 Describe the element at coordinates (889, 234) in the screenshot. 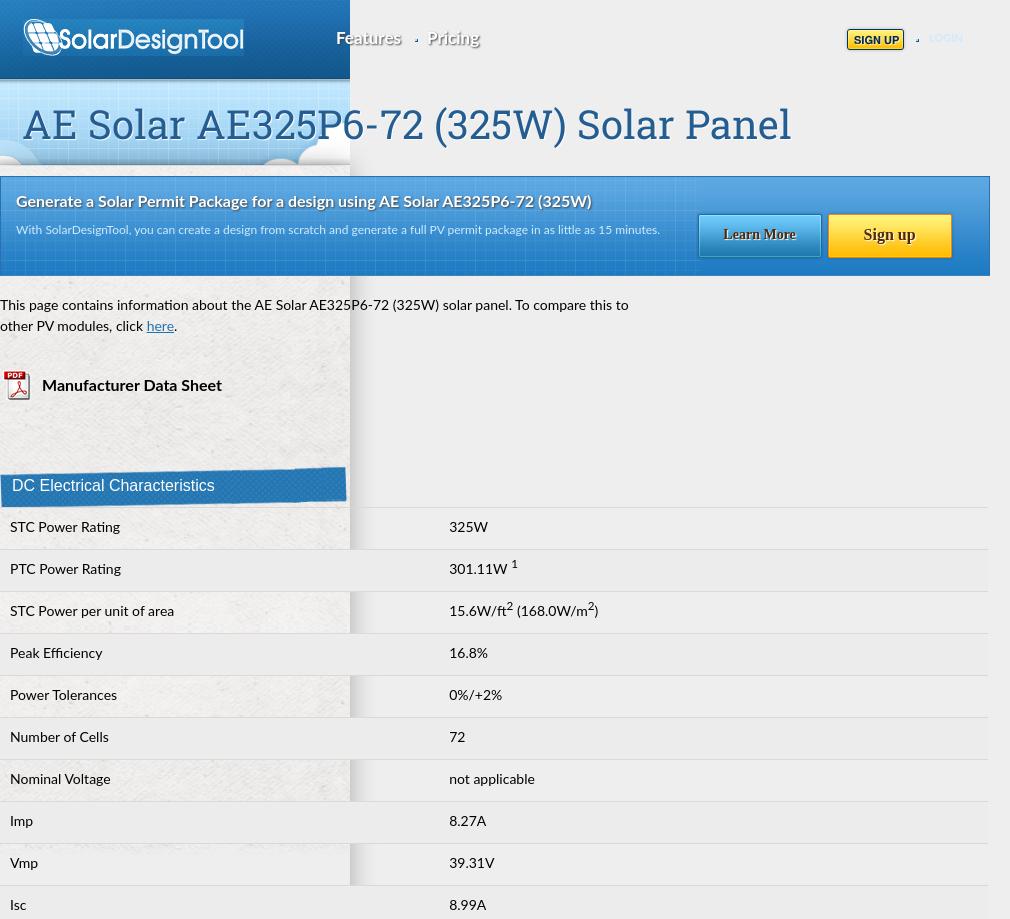

I see `'Sign up'` at that location.